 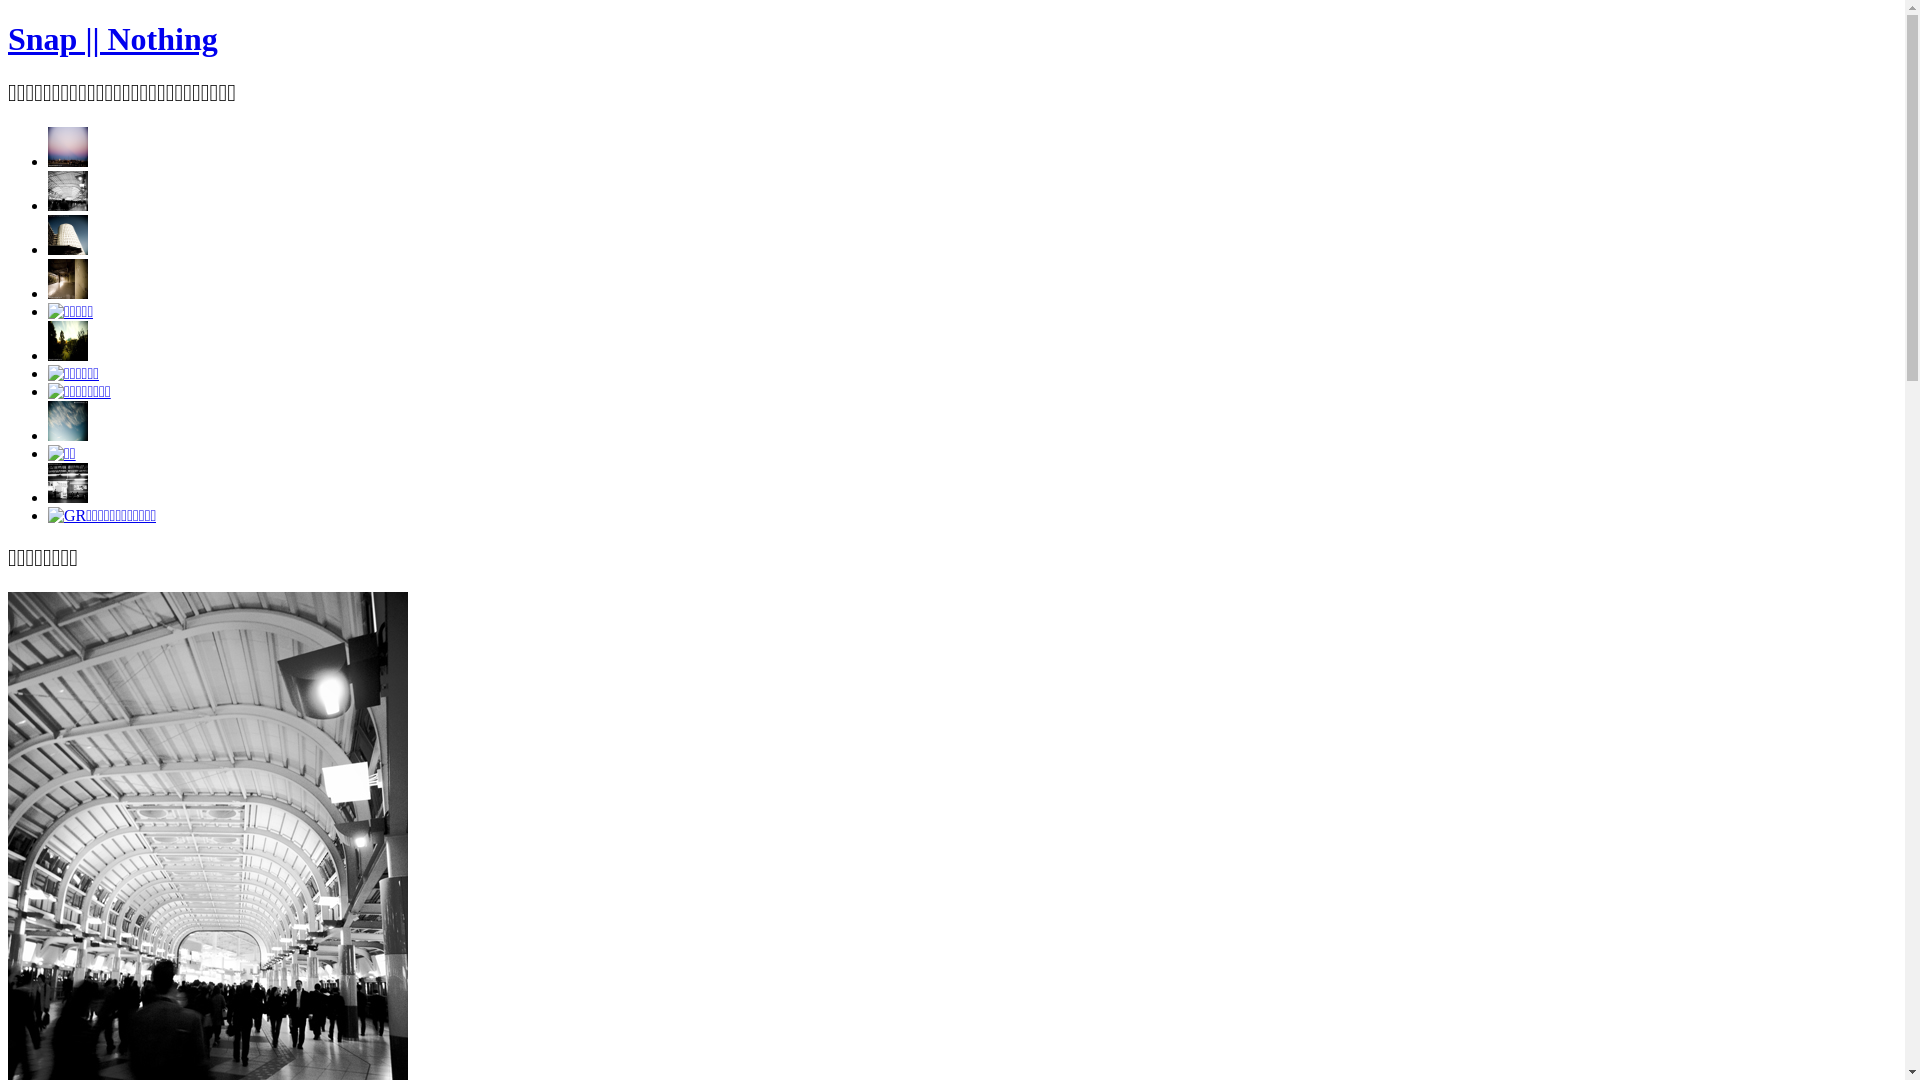 I want to click on 'Snap || Nothing', so click(x=8, y=38).